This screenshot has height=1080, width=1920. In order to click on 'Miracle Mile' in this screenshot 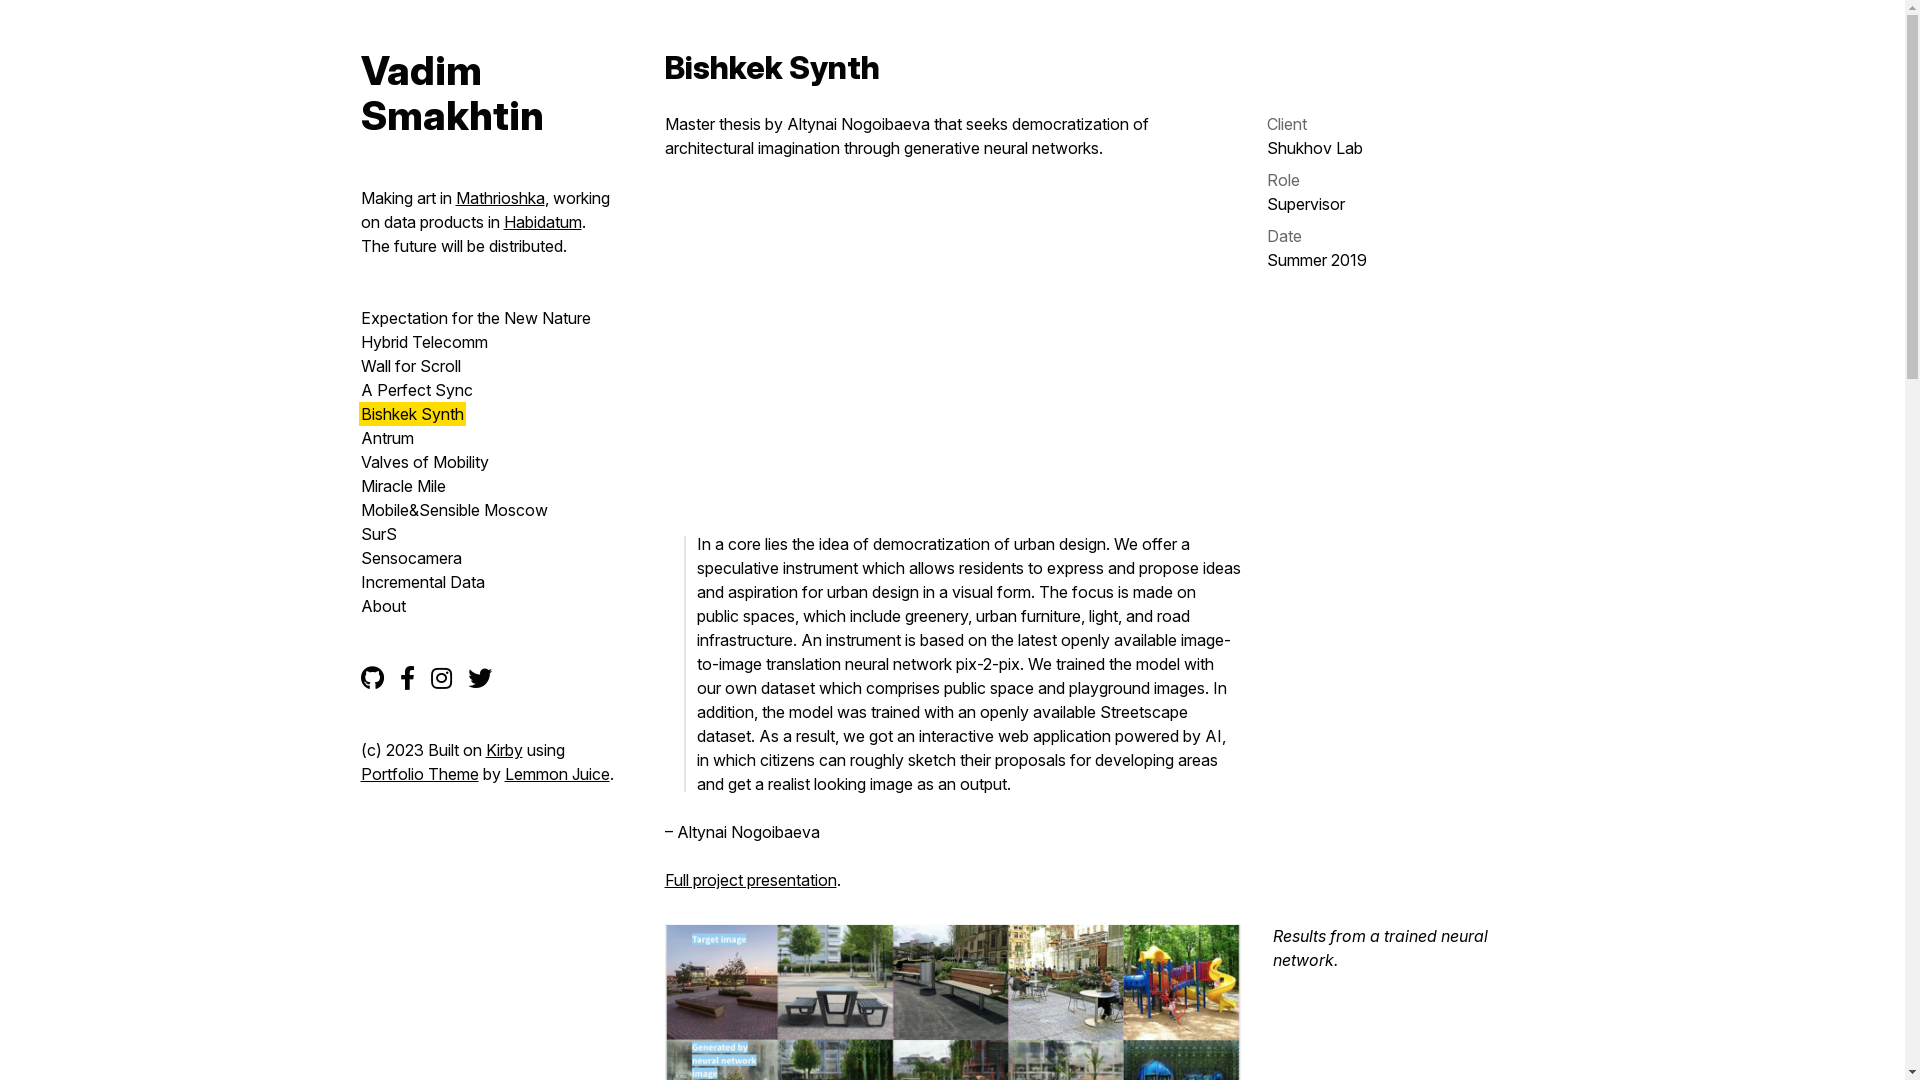, I will do `click(401, 486)`.